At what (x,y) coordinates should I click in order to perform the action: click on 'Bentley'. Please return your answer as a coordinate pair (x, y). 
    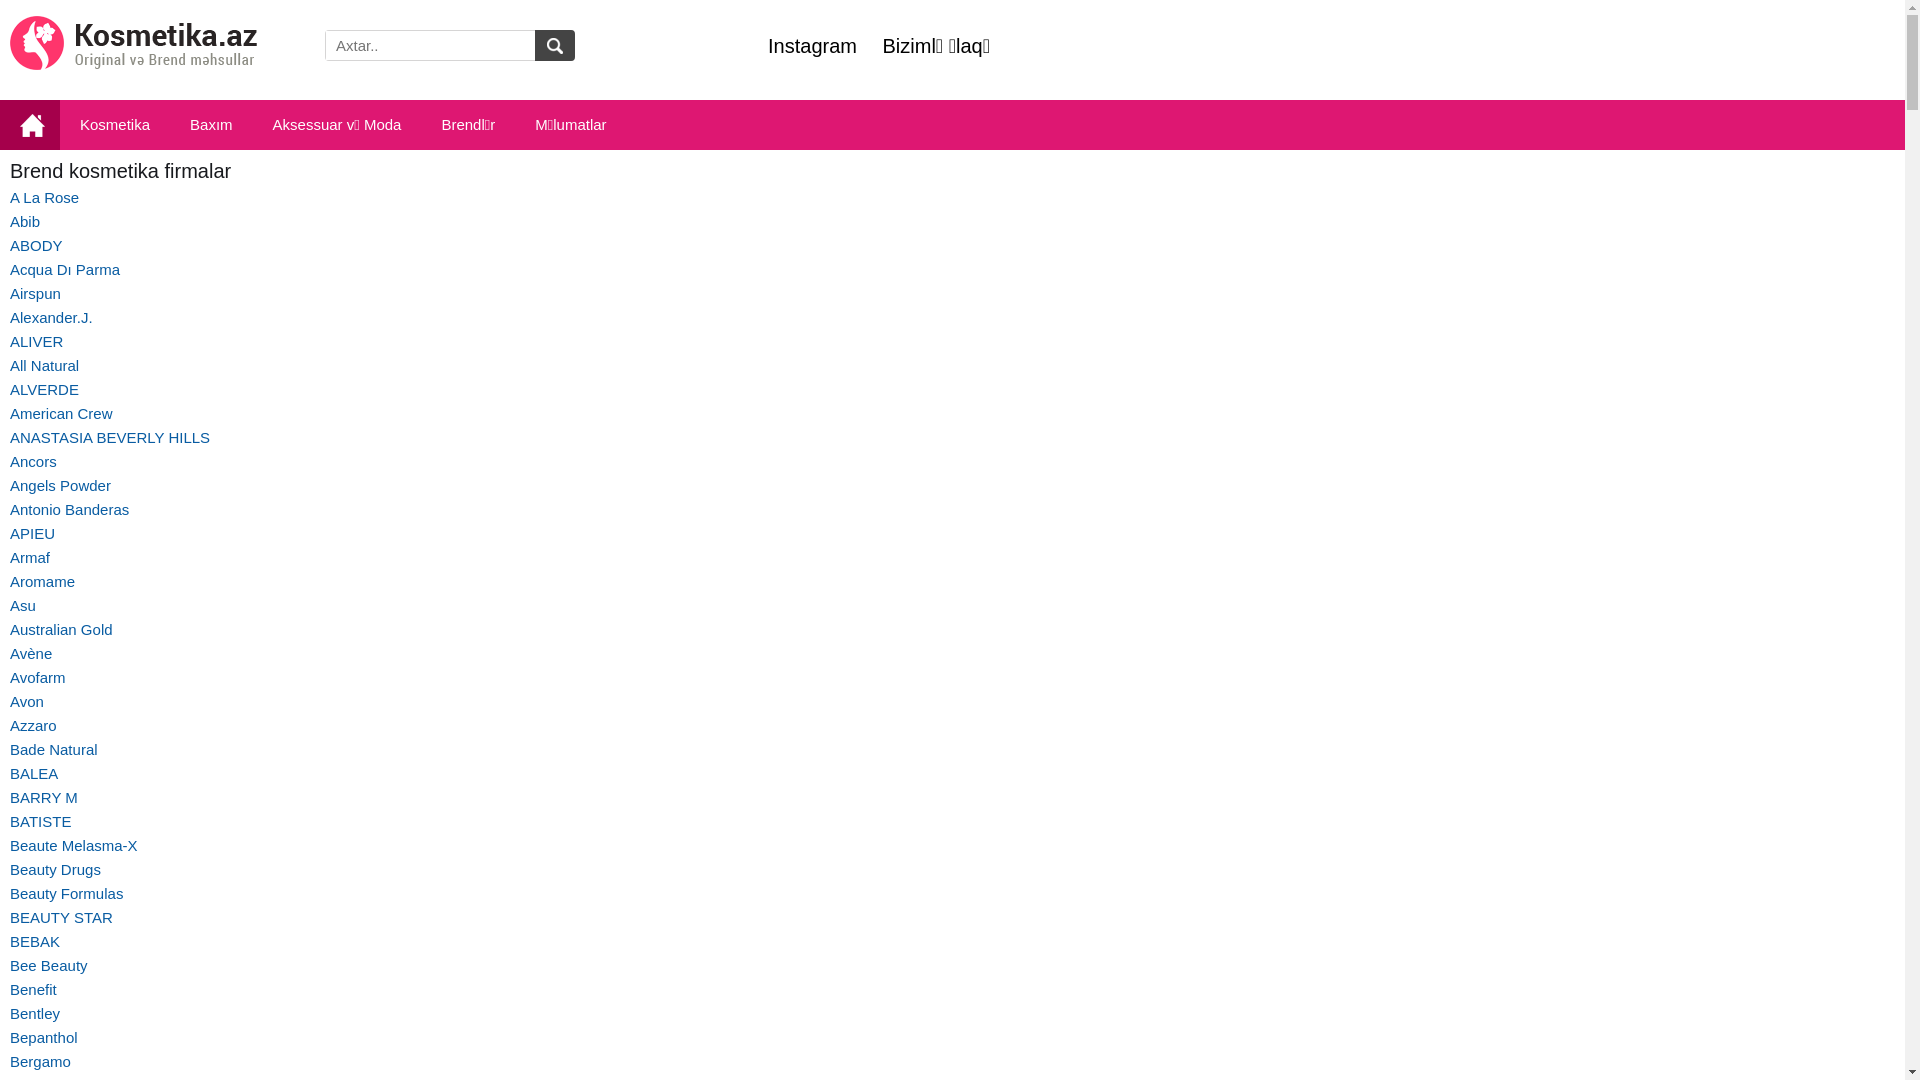
    Looking at the image, I should click on (34, 1013).